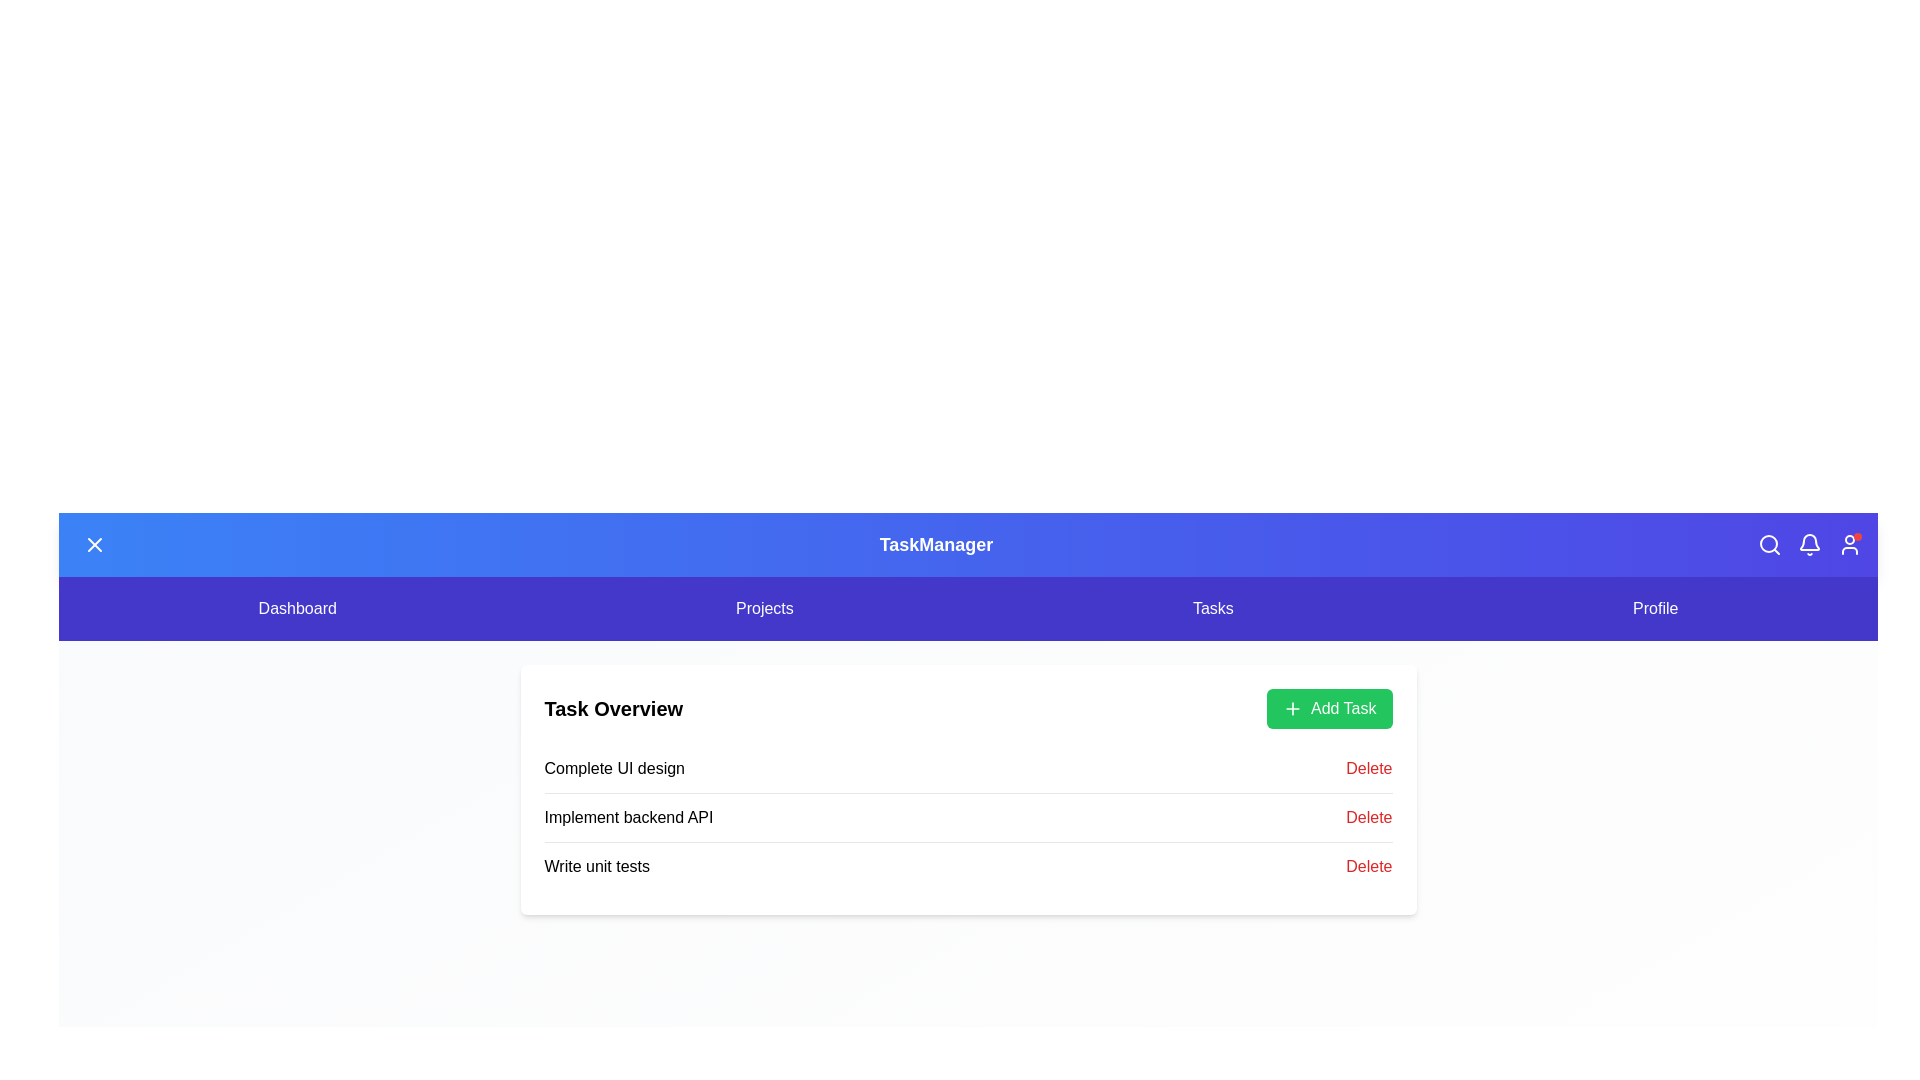 This screenshot has height=1080, width=1920. I want to click on the 'Dashboard' menu item in the navigation bar, so click(296, 608).